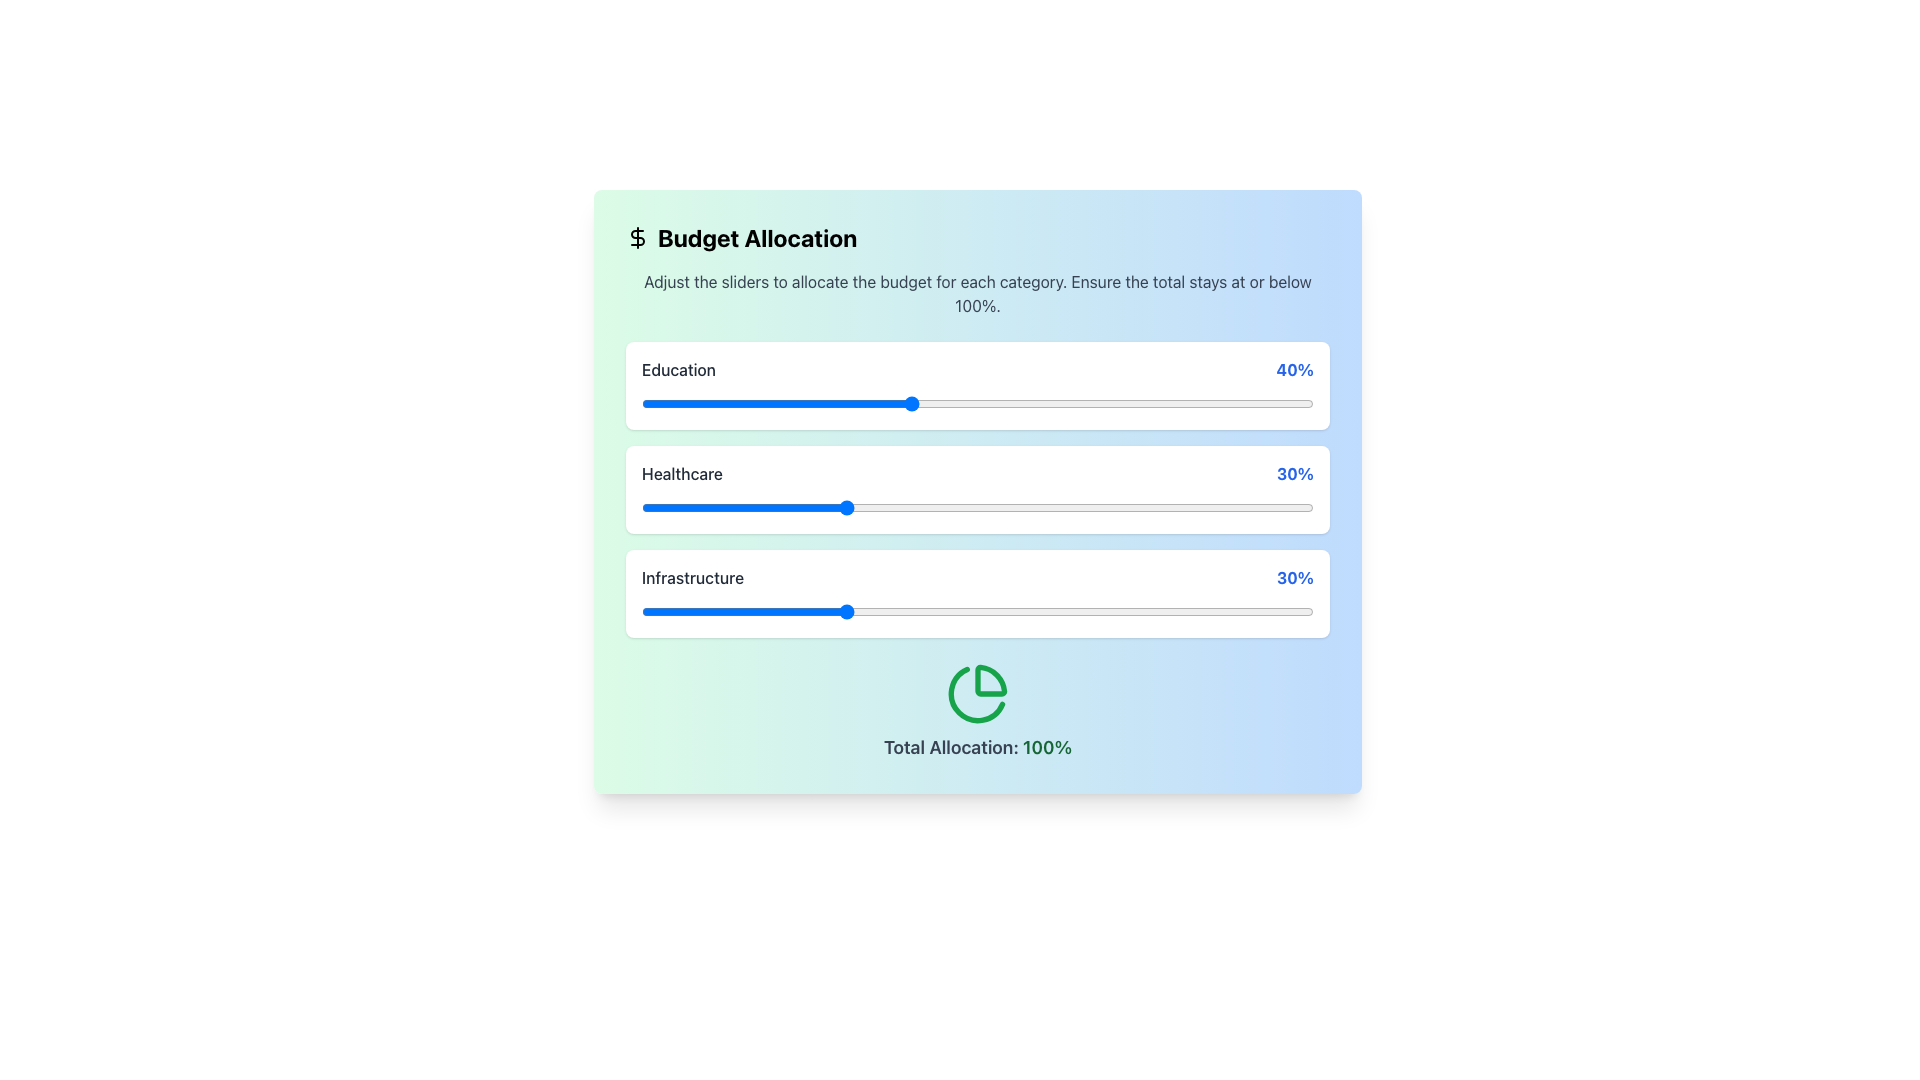 This screenshot has width=1920, height=1080. Describe the element at coordinates (1295, 474) in the screenshot. I see `the bold text label displaying '30%' in blue color, located in the second row to the far right of the 'Healthcare' slider` at that location.